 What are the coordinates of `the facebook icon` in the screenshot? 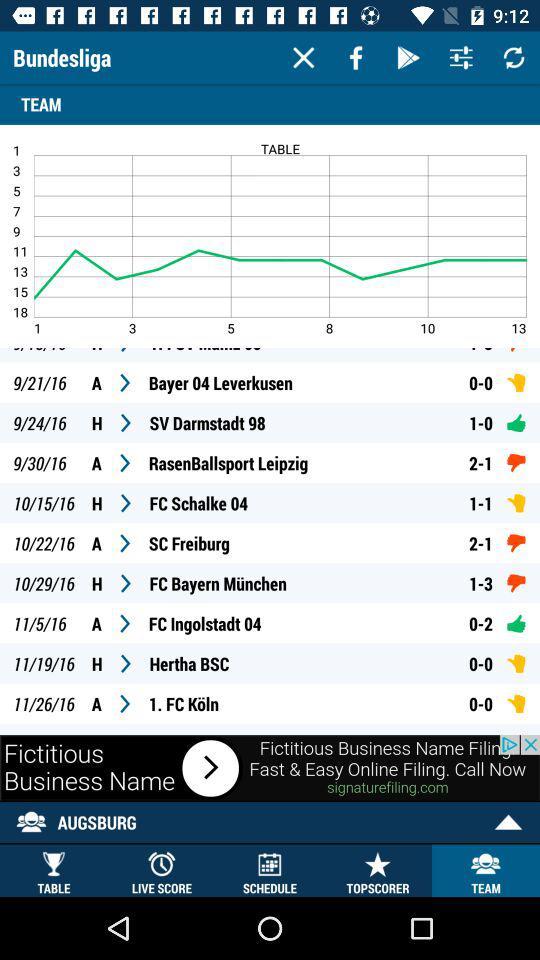 It's located at (355, 56).